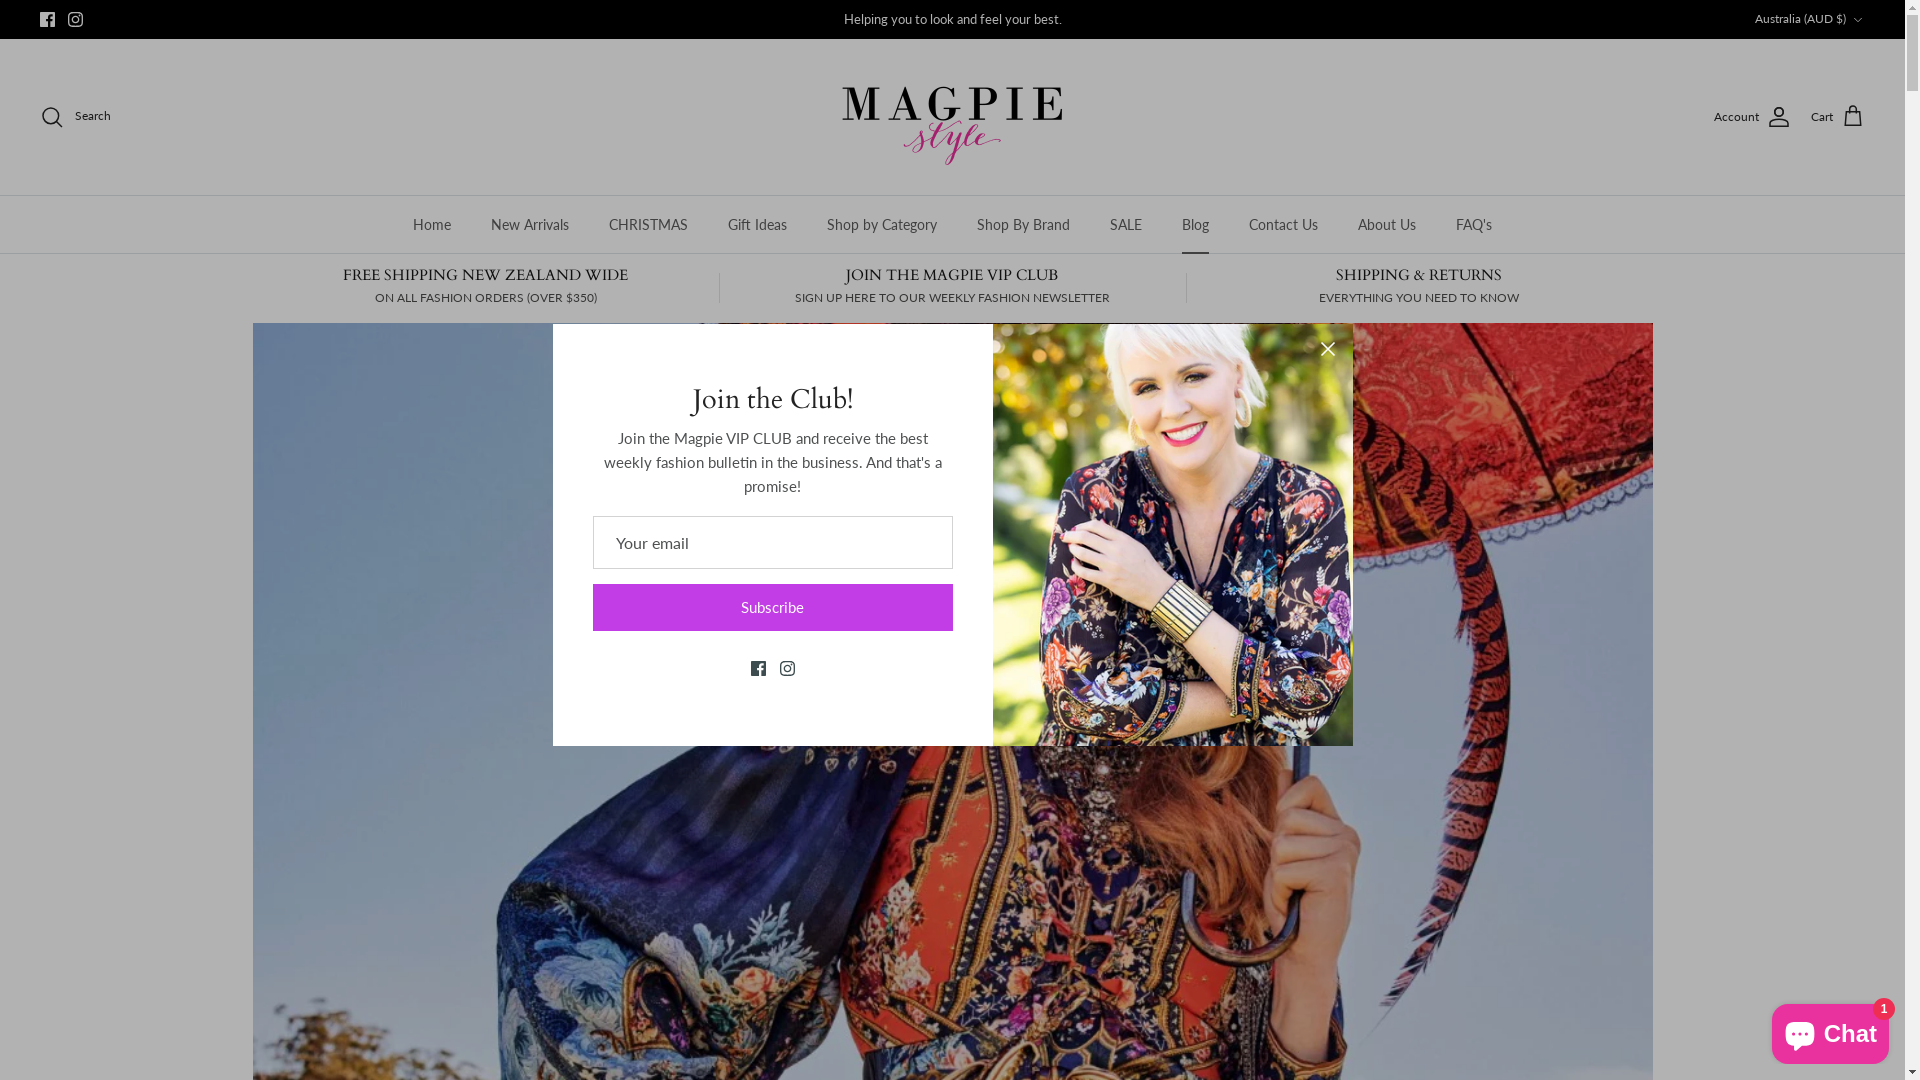 The image size is (1920, 1080). What do you see at coordinates (75, 116) in the screenshot?
I see `'Search'` at bounding box center [75, 116].